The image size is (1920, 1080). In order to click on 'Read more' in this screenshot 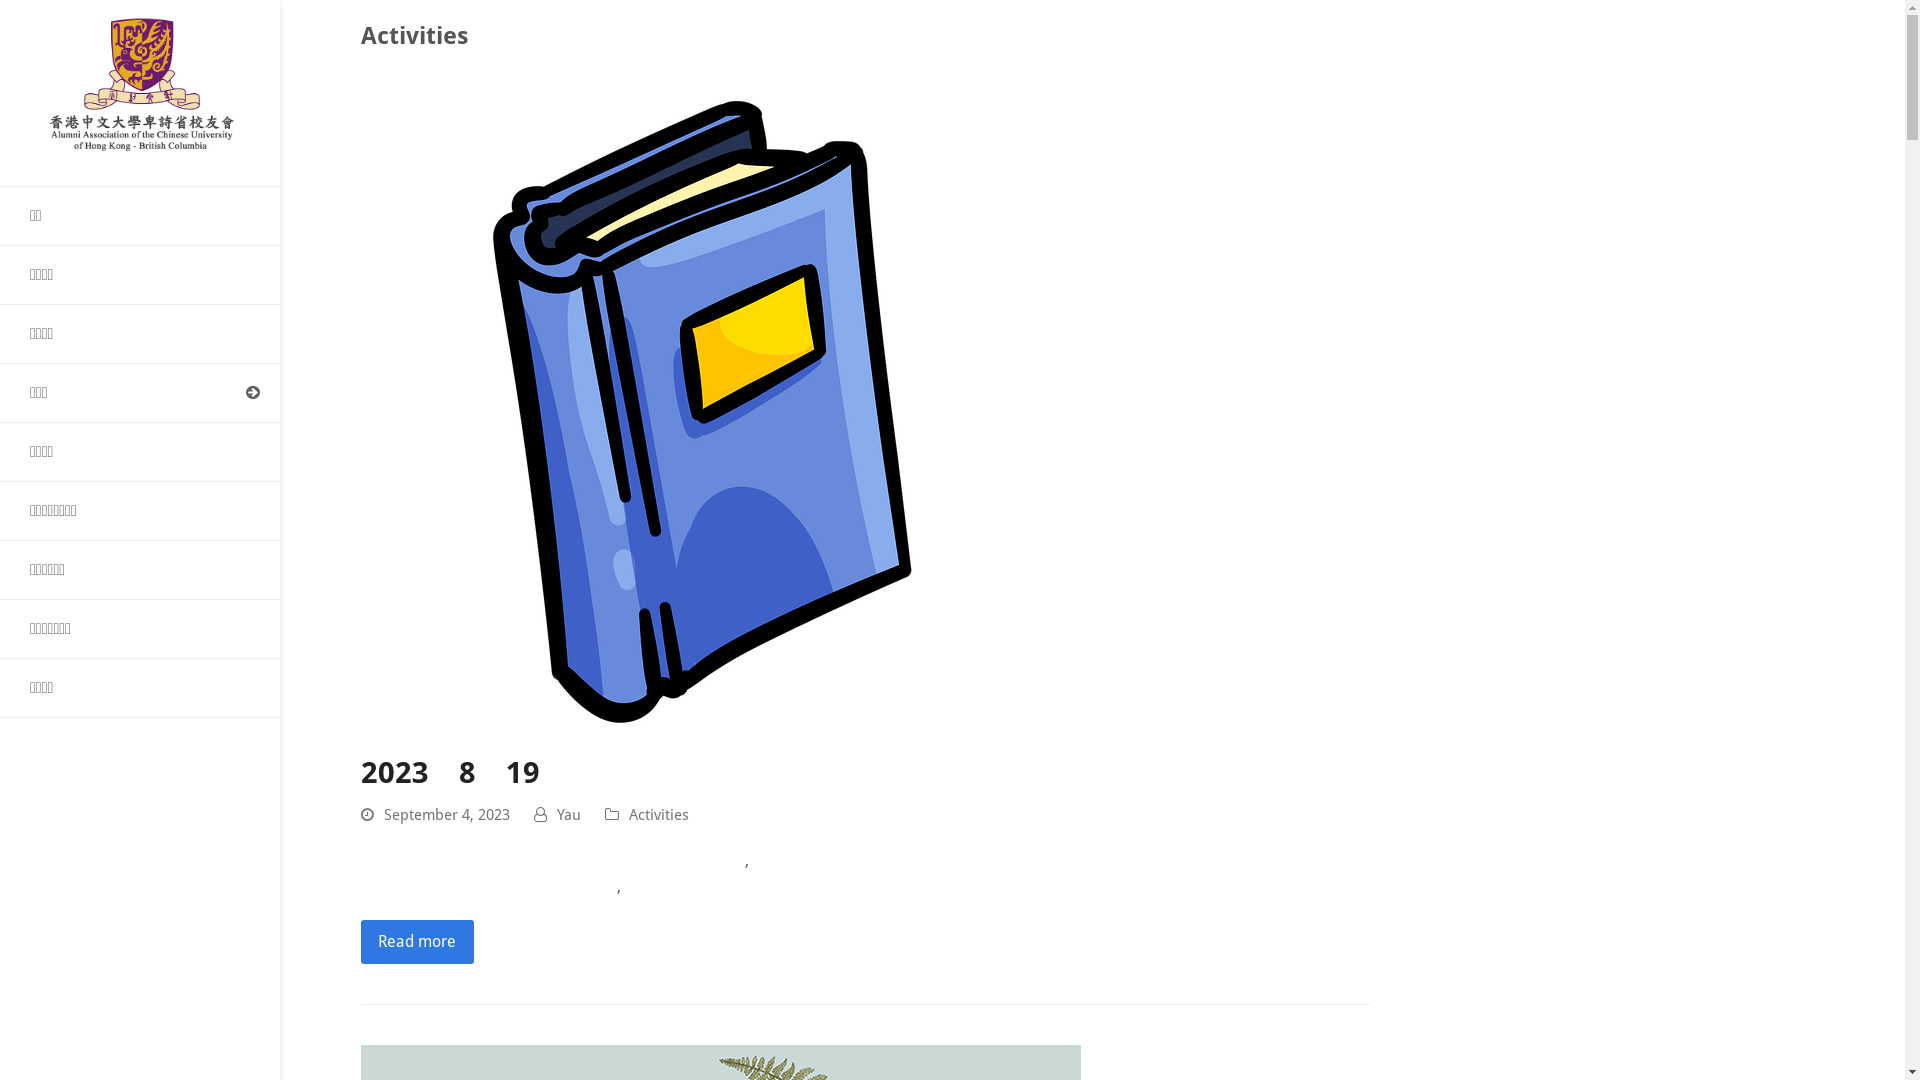, I will do `click(416, 941)`.